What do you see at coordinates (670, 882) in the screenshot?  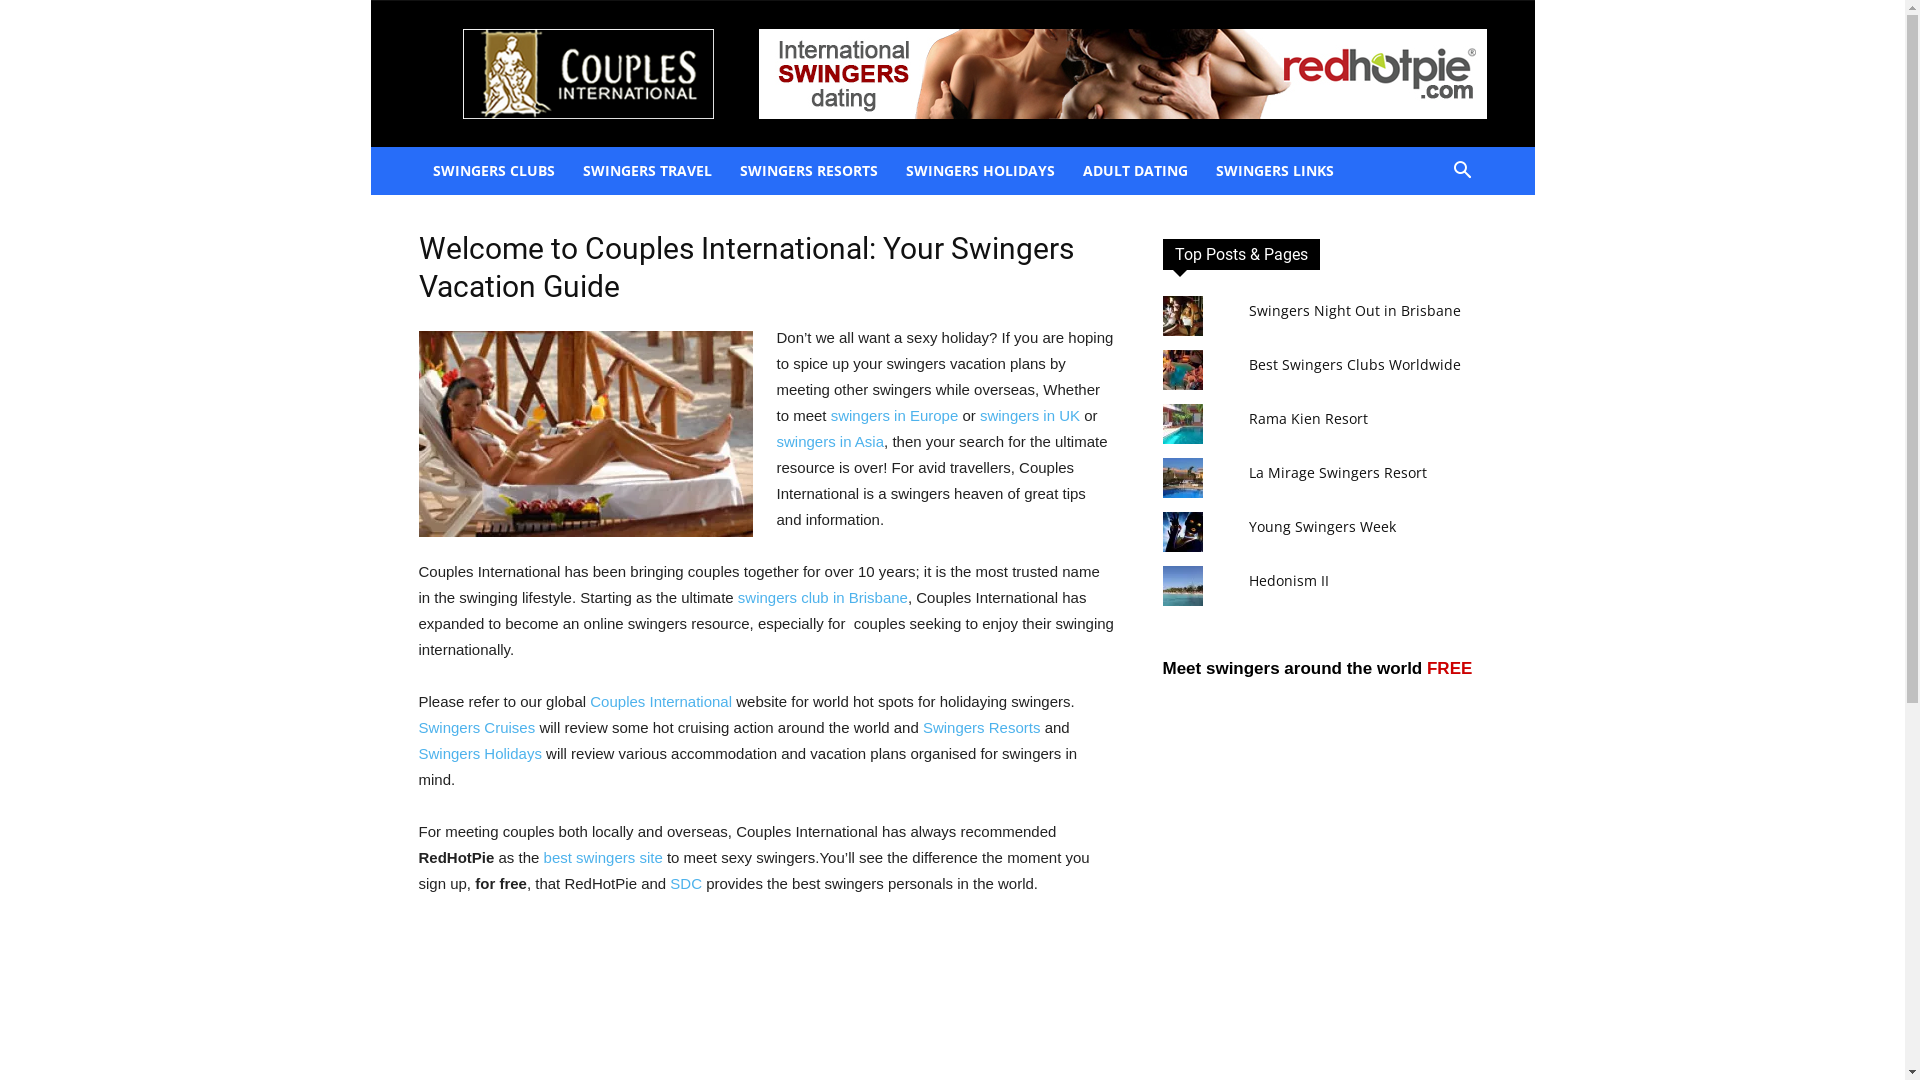 I see `'SDC'` at bounding box center [670, 882].